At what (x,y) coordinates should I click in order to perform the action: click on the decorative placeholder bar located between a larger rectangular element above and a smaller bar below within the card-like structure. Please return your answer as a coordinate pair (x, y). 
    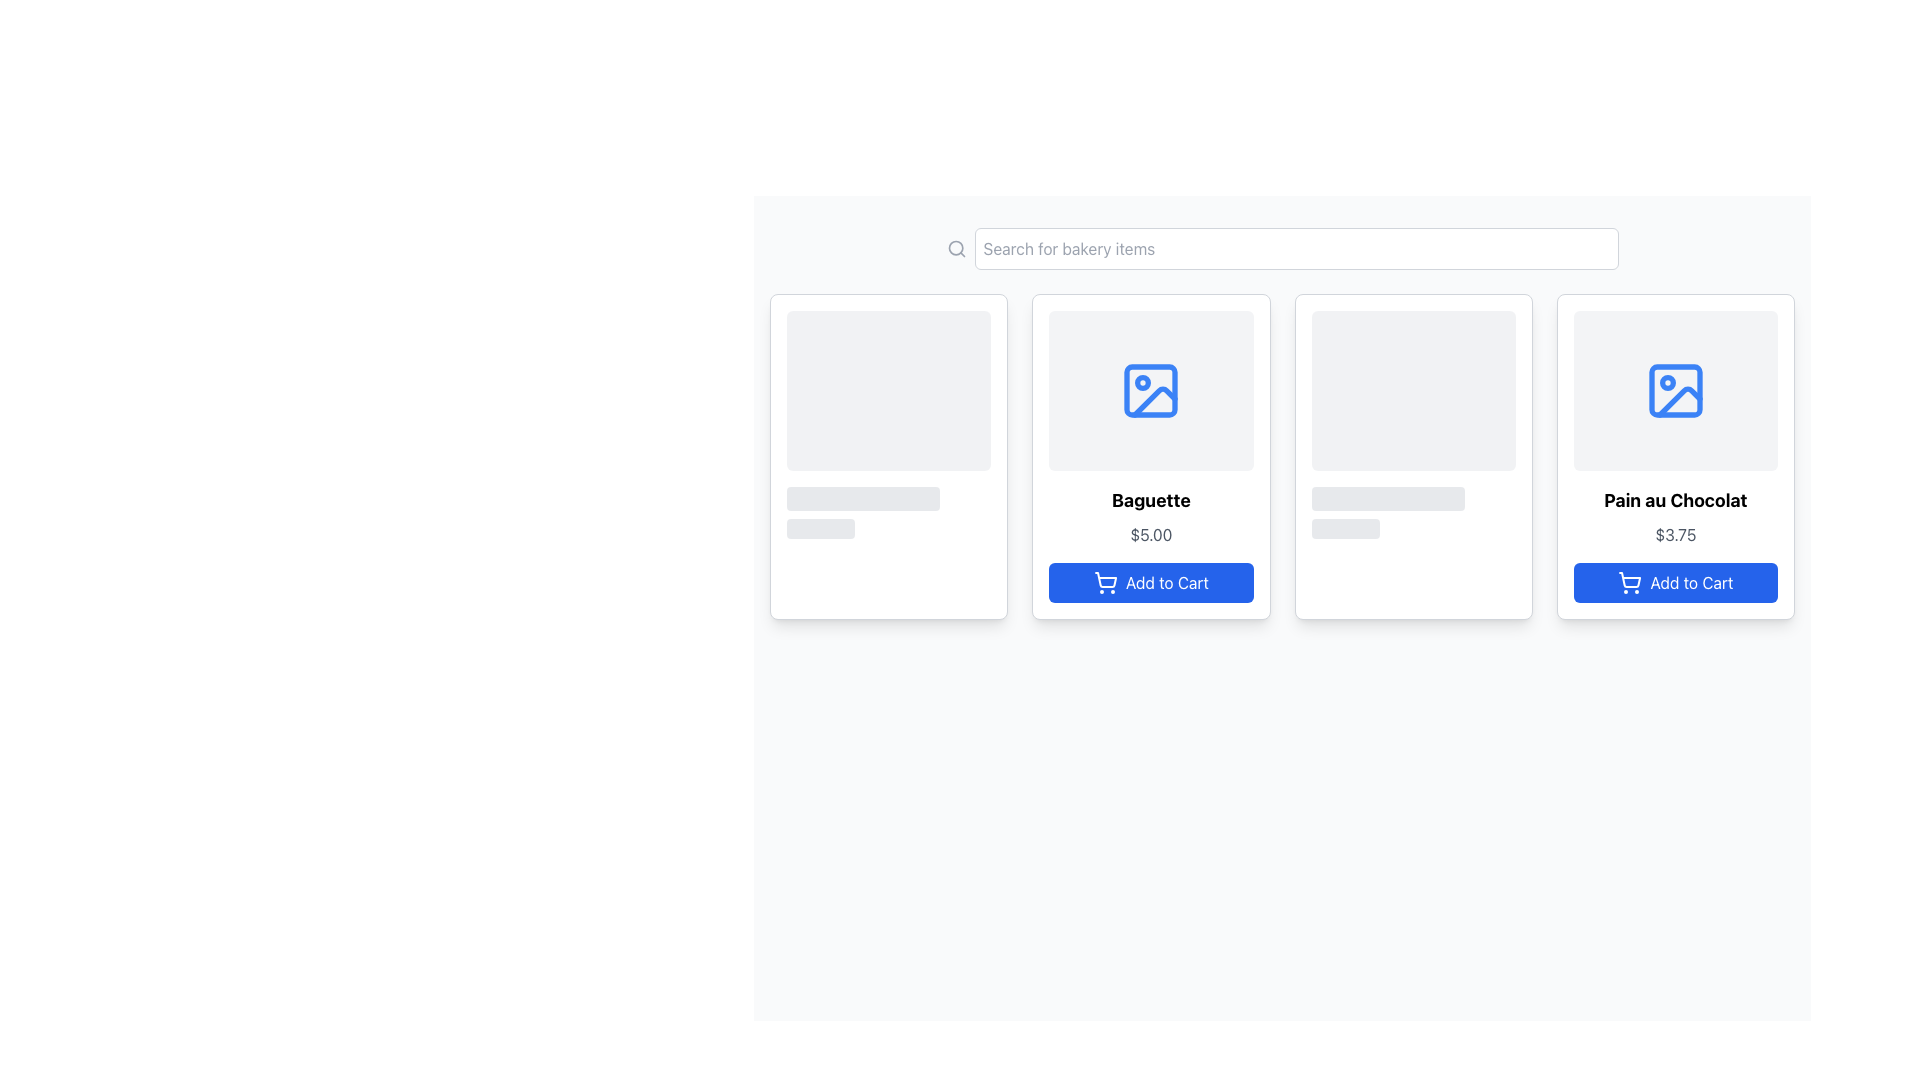
    Looking at the image, I should click on (1387, 497).